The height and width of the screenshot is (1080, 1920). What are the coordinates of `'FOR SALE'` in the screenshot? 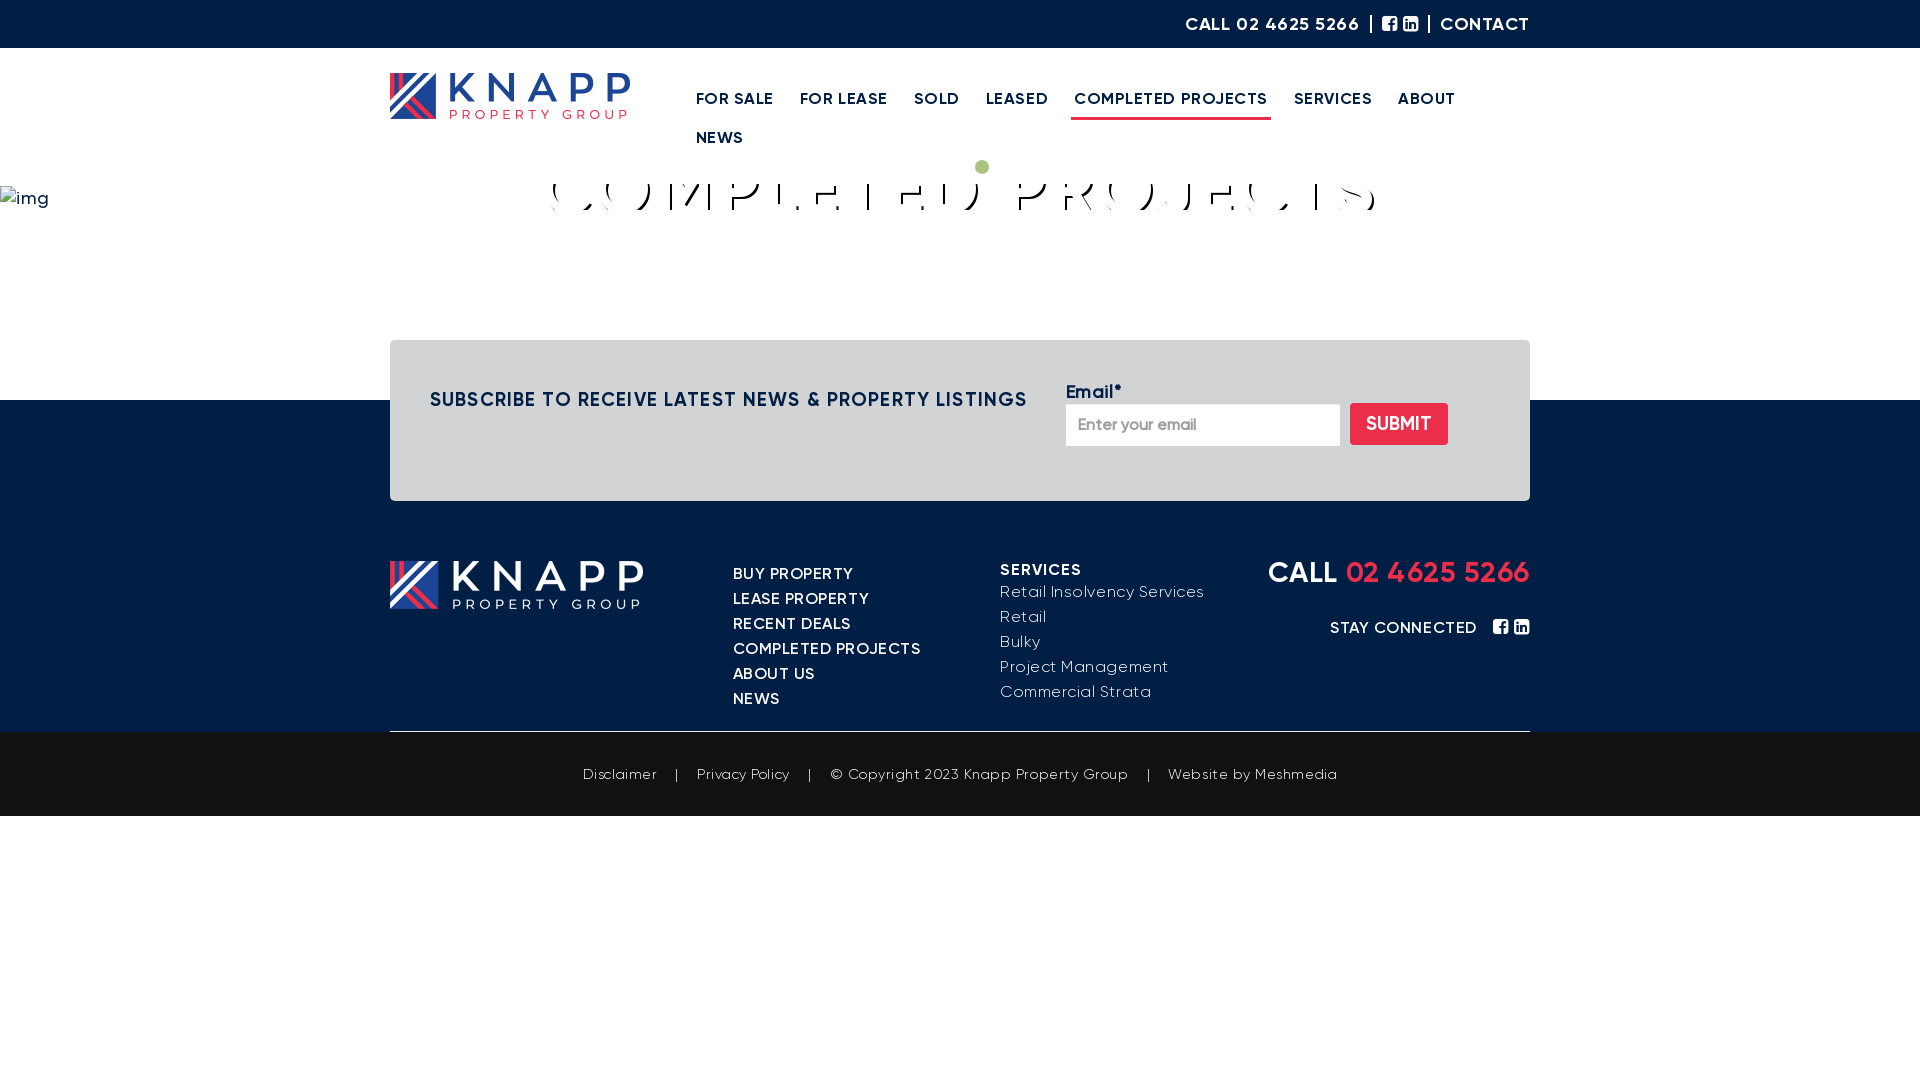 It's located at (733, 100).